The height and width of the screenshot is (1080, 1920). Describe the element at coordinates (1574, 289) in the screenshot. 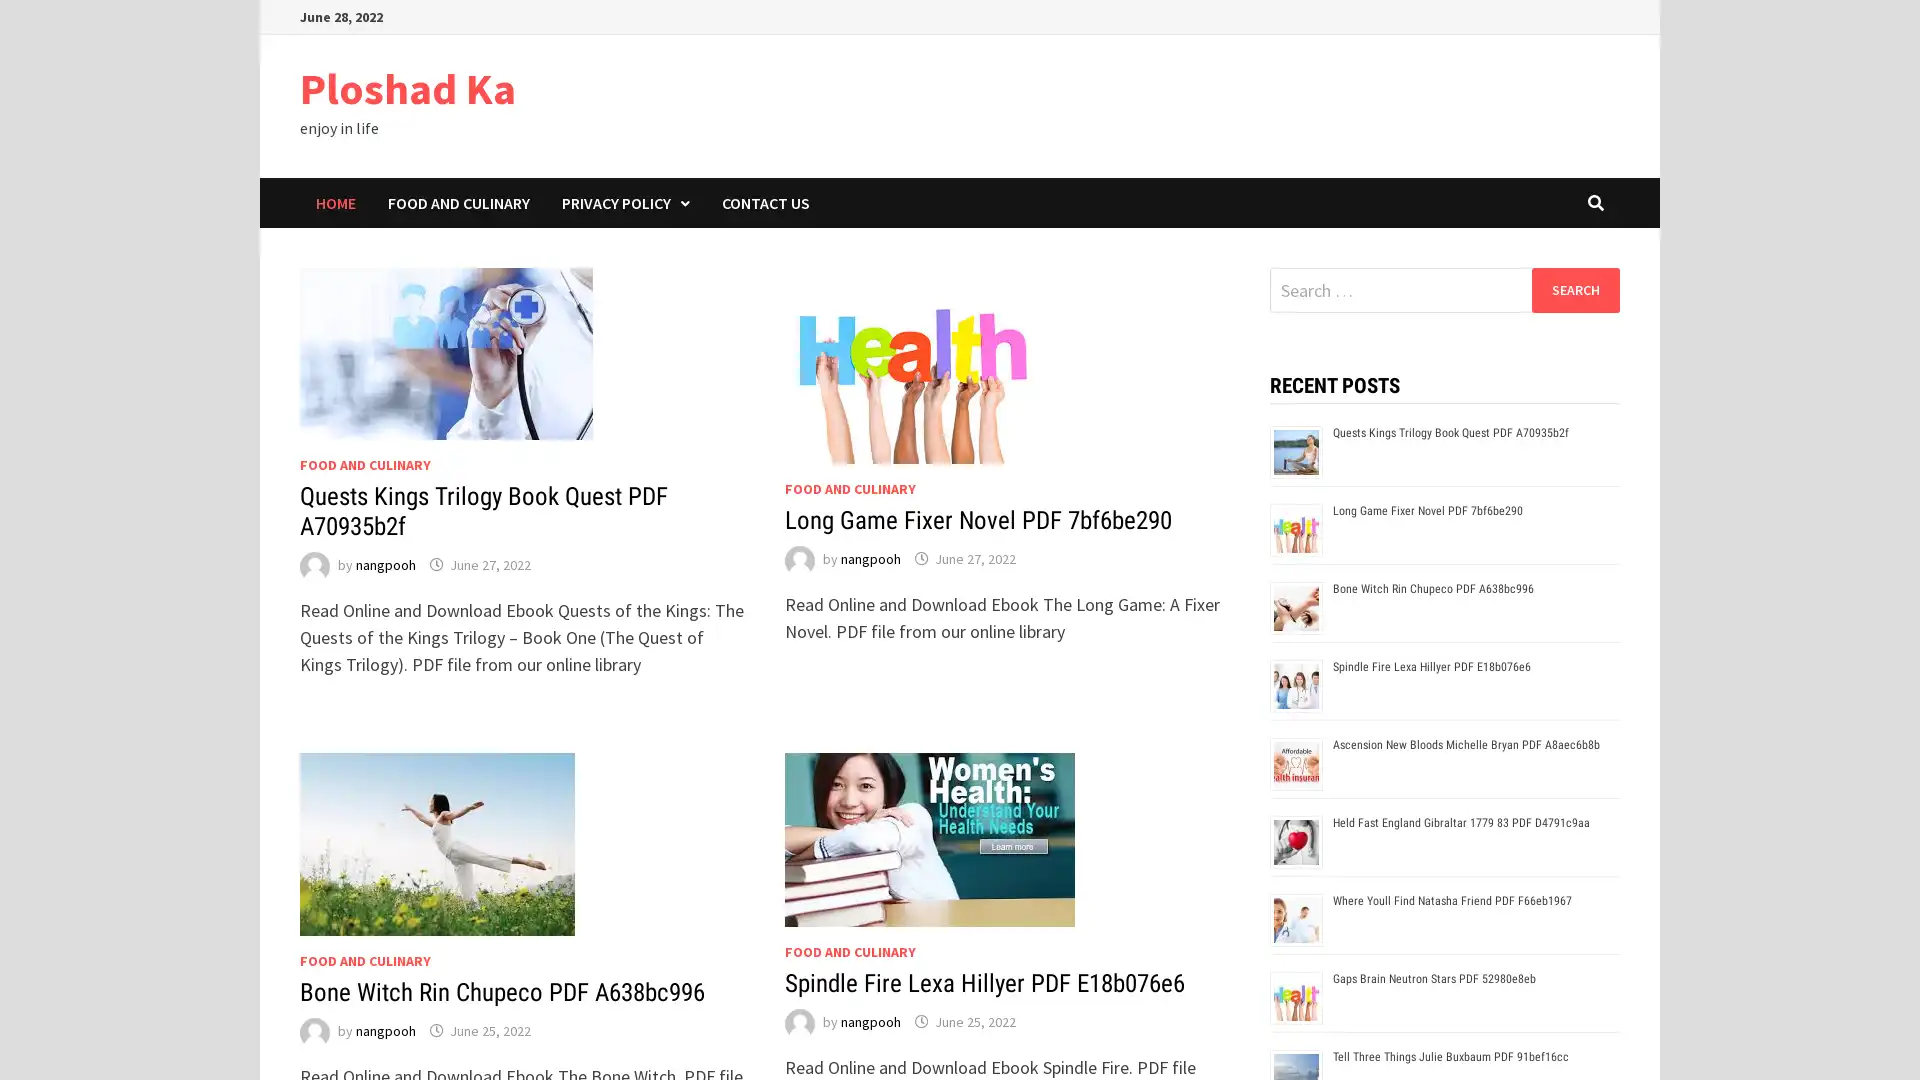

I see `Search` at that location.